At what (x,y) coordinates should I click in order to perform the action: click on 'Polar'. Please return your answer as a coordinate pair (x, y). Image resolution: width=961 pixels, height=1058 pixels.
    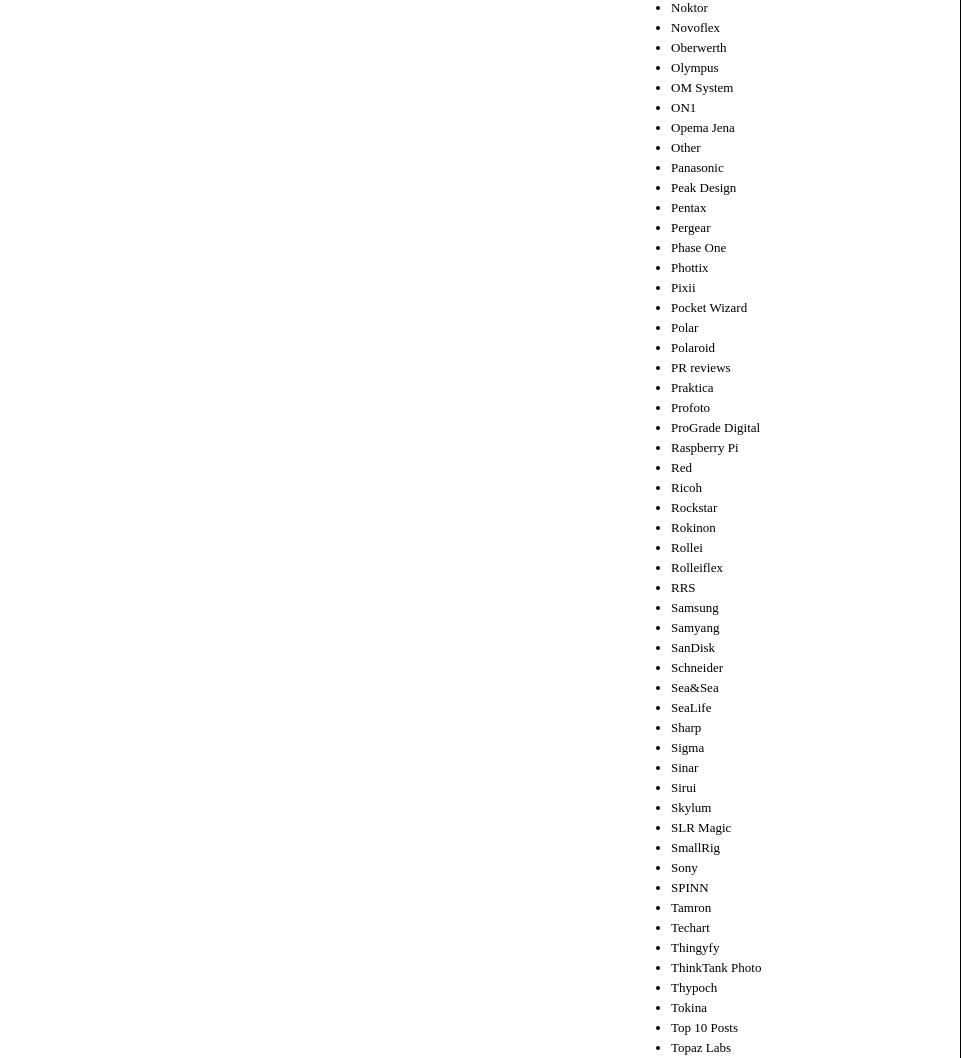
    Looking at the image, I should click on (683, 325).